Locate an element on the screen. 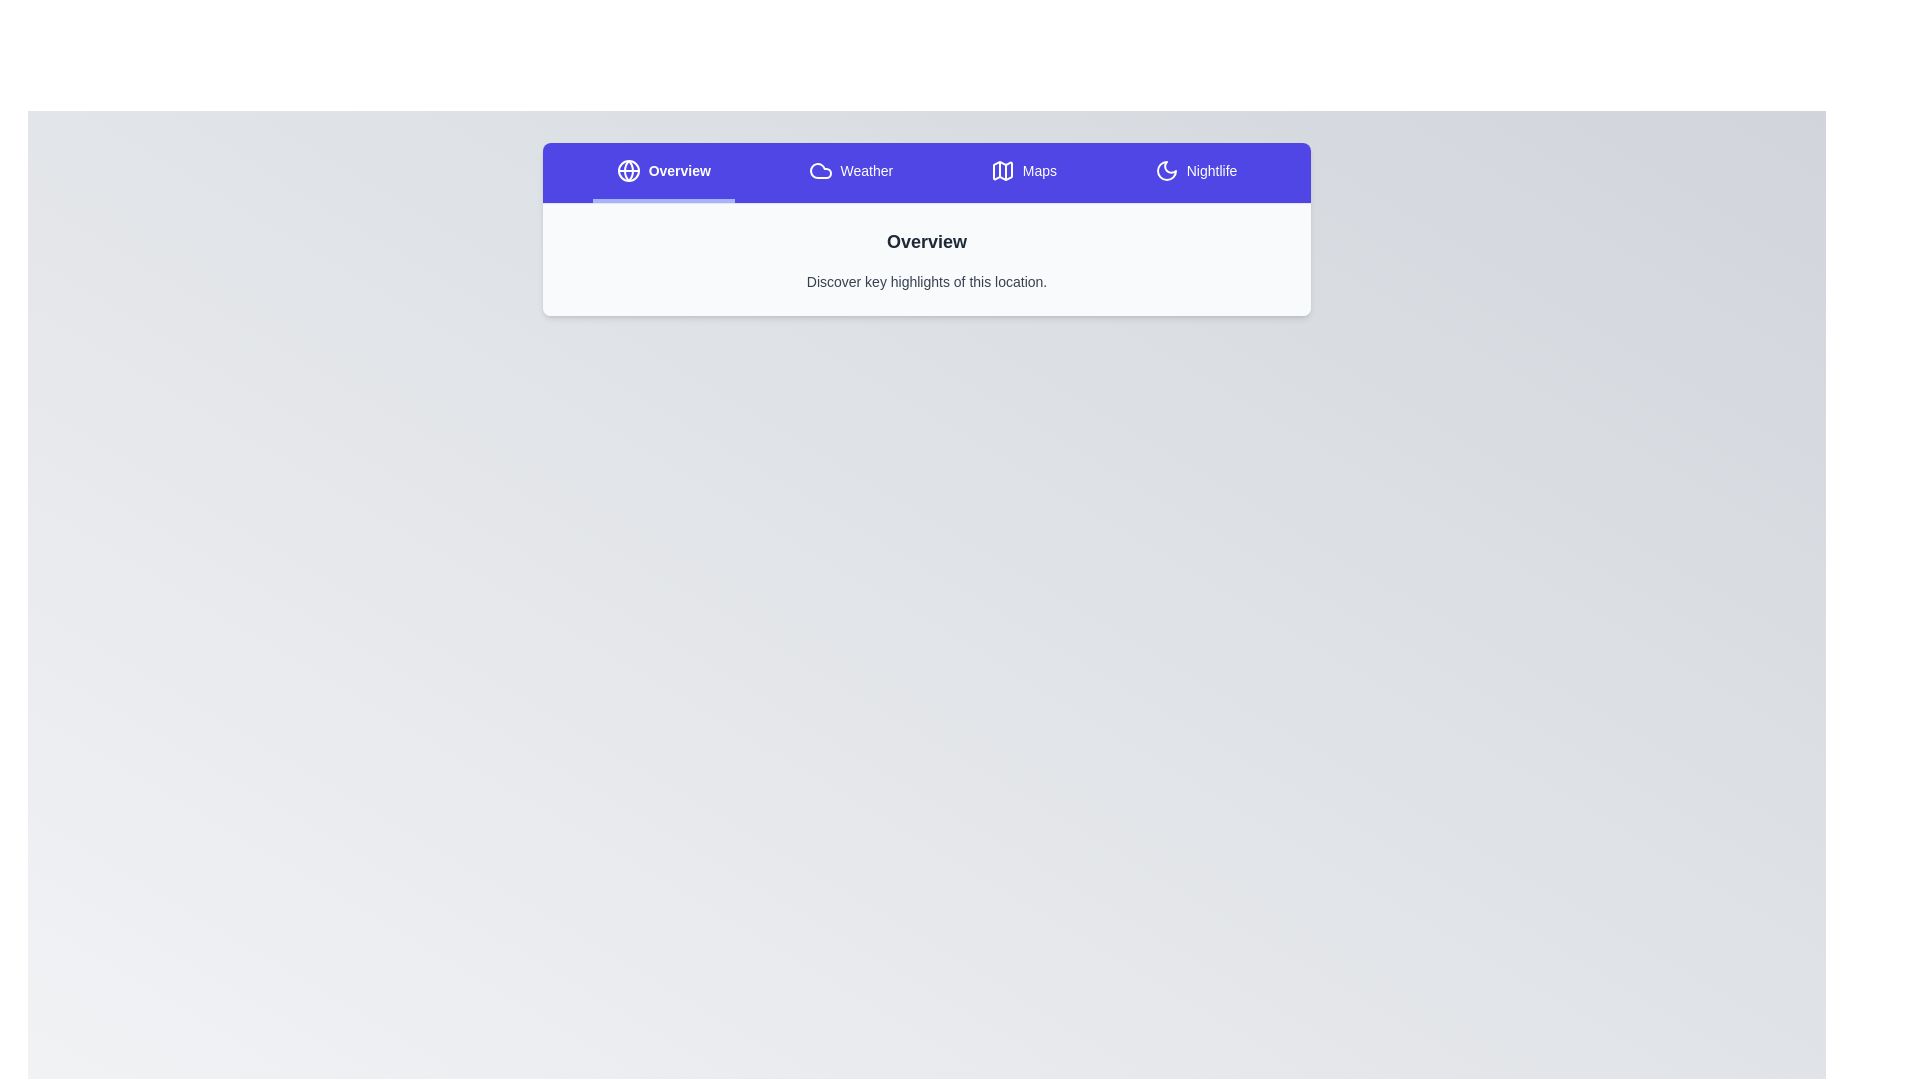 This screenshot has width=1920, height=1080. the Nightlife tab is located at coordinates (1195, 172).